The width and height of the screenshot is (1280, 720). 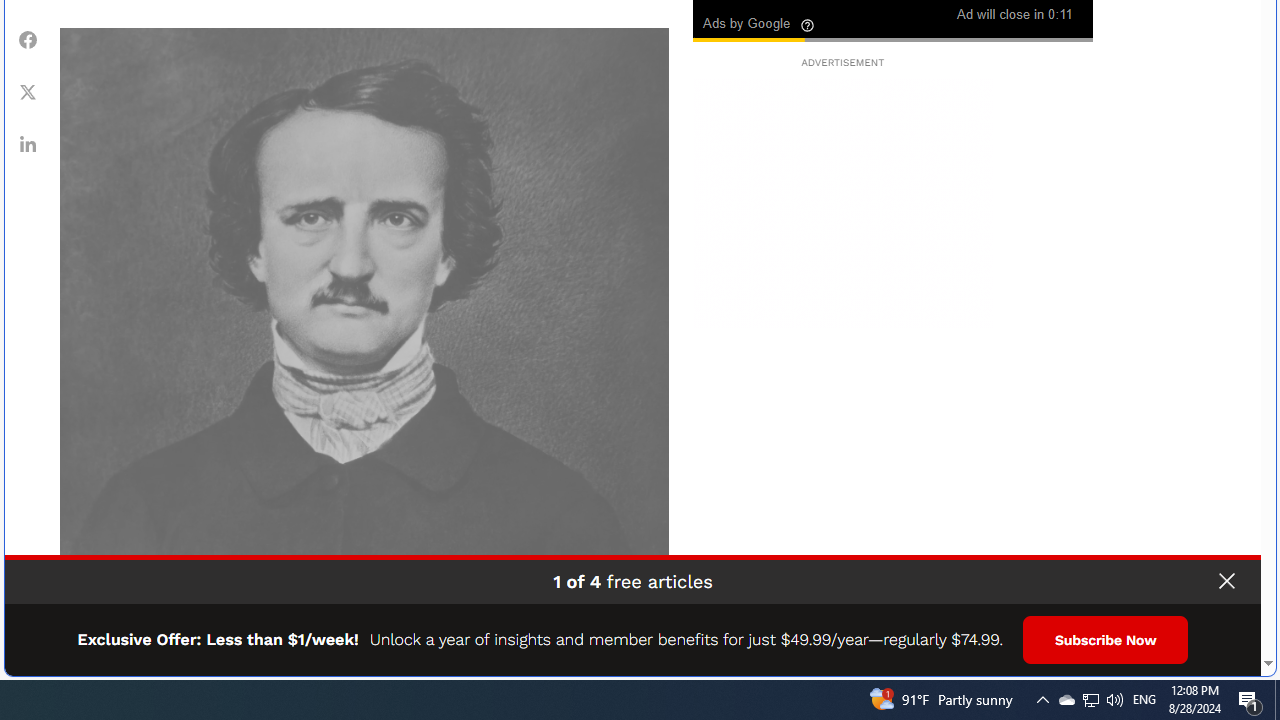 I want to click on 'Subscribe Now', so click(x=1104, y=640).